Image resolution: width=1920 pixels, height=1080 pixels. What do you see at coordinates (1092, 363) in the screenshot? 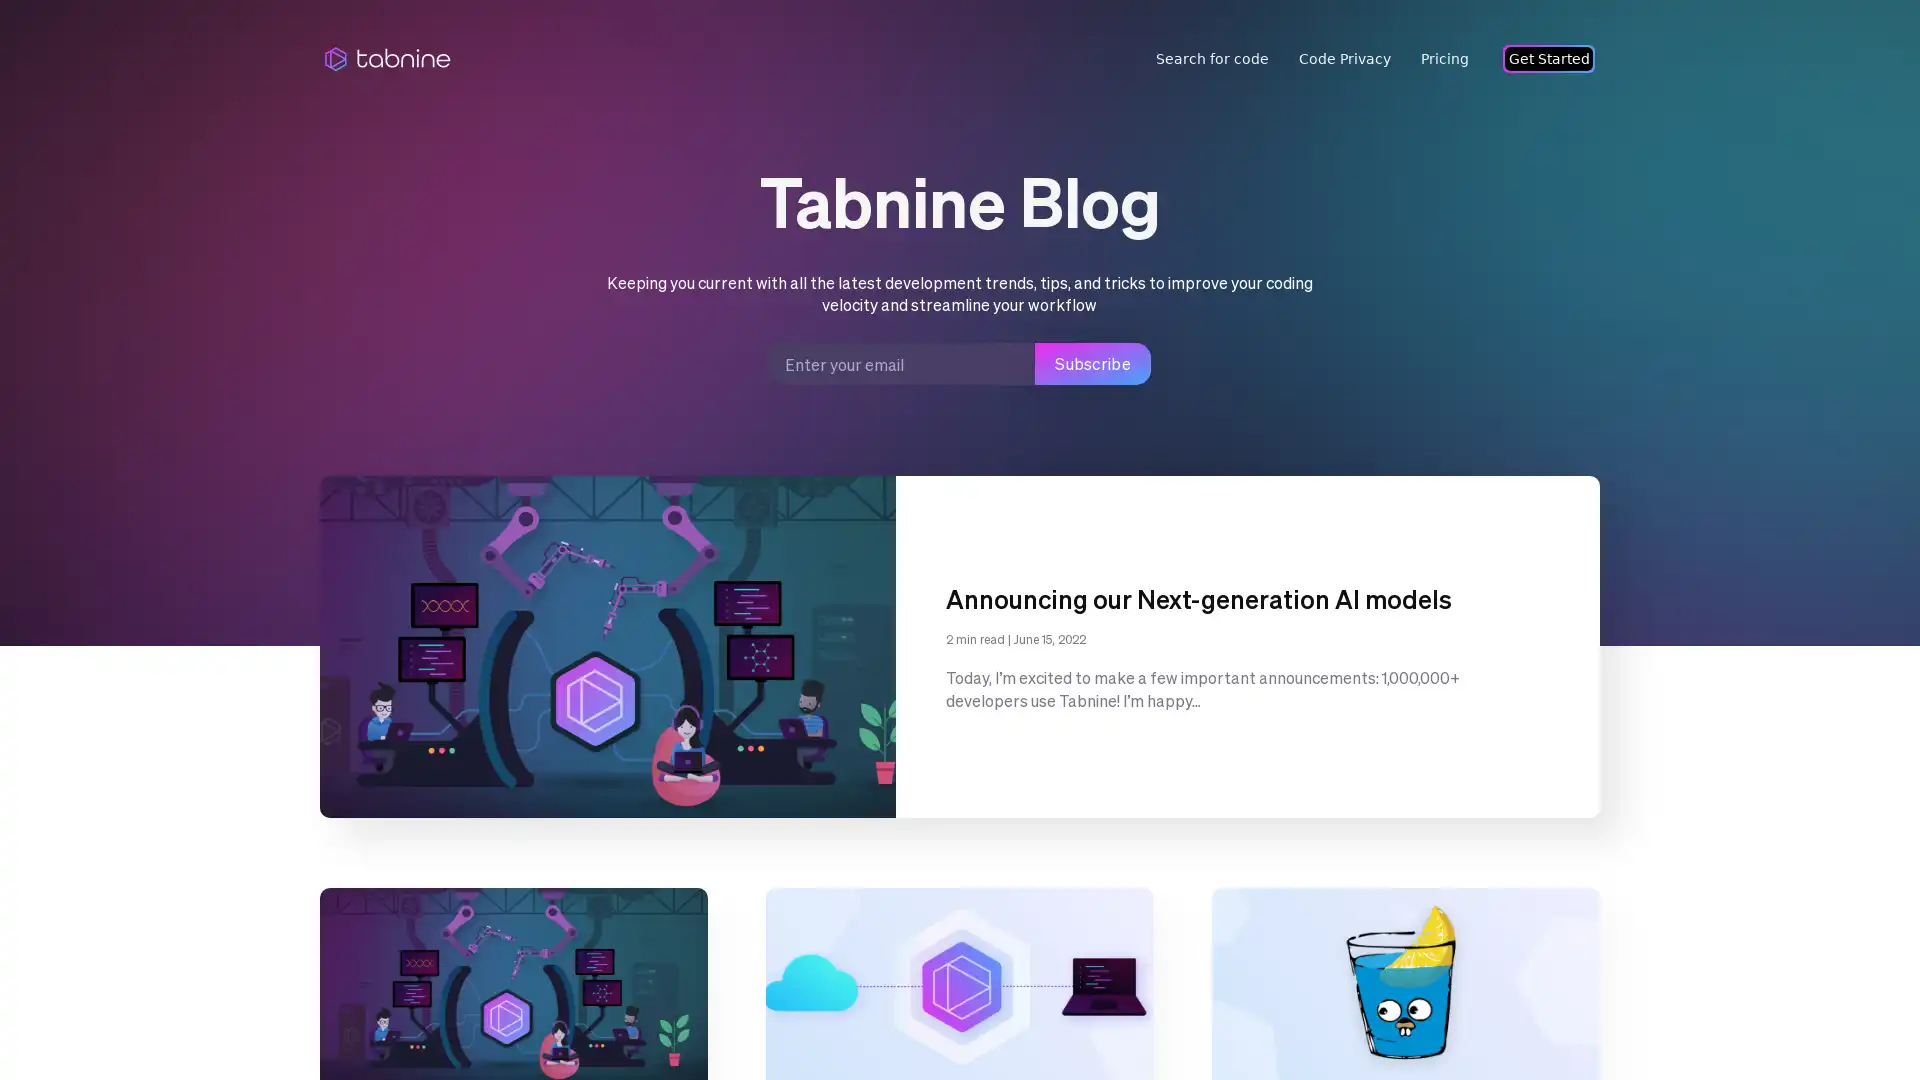
I see `Subscribe` at bounding box center [1092, 363].